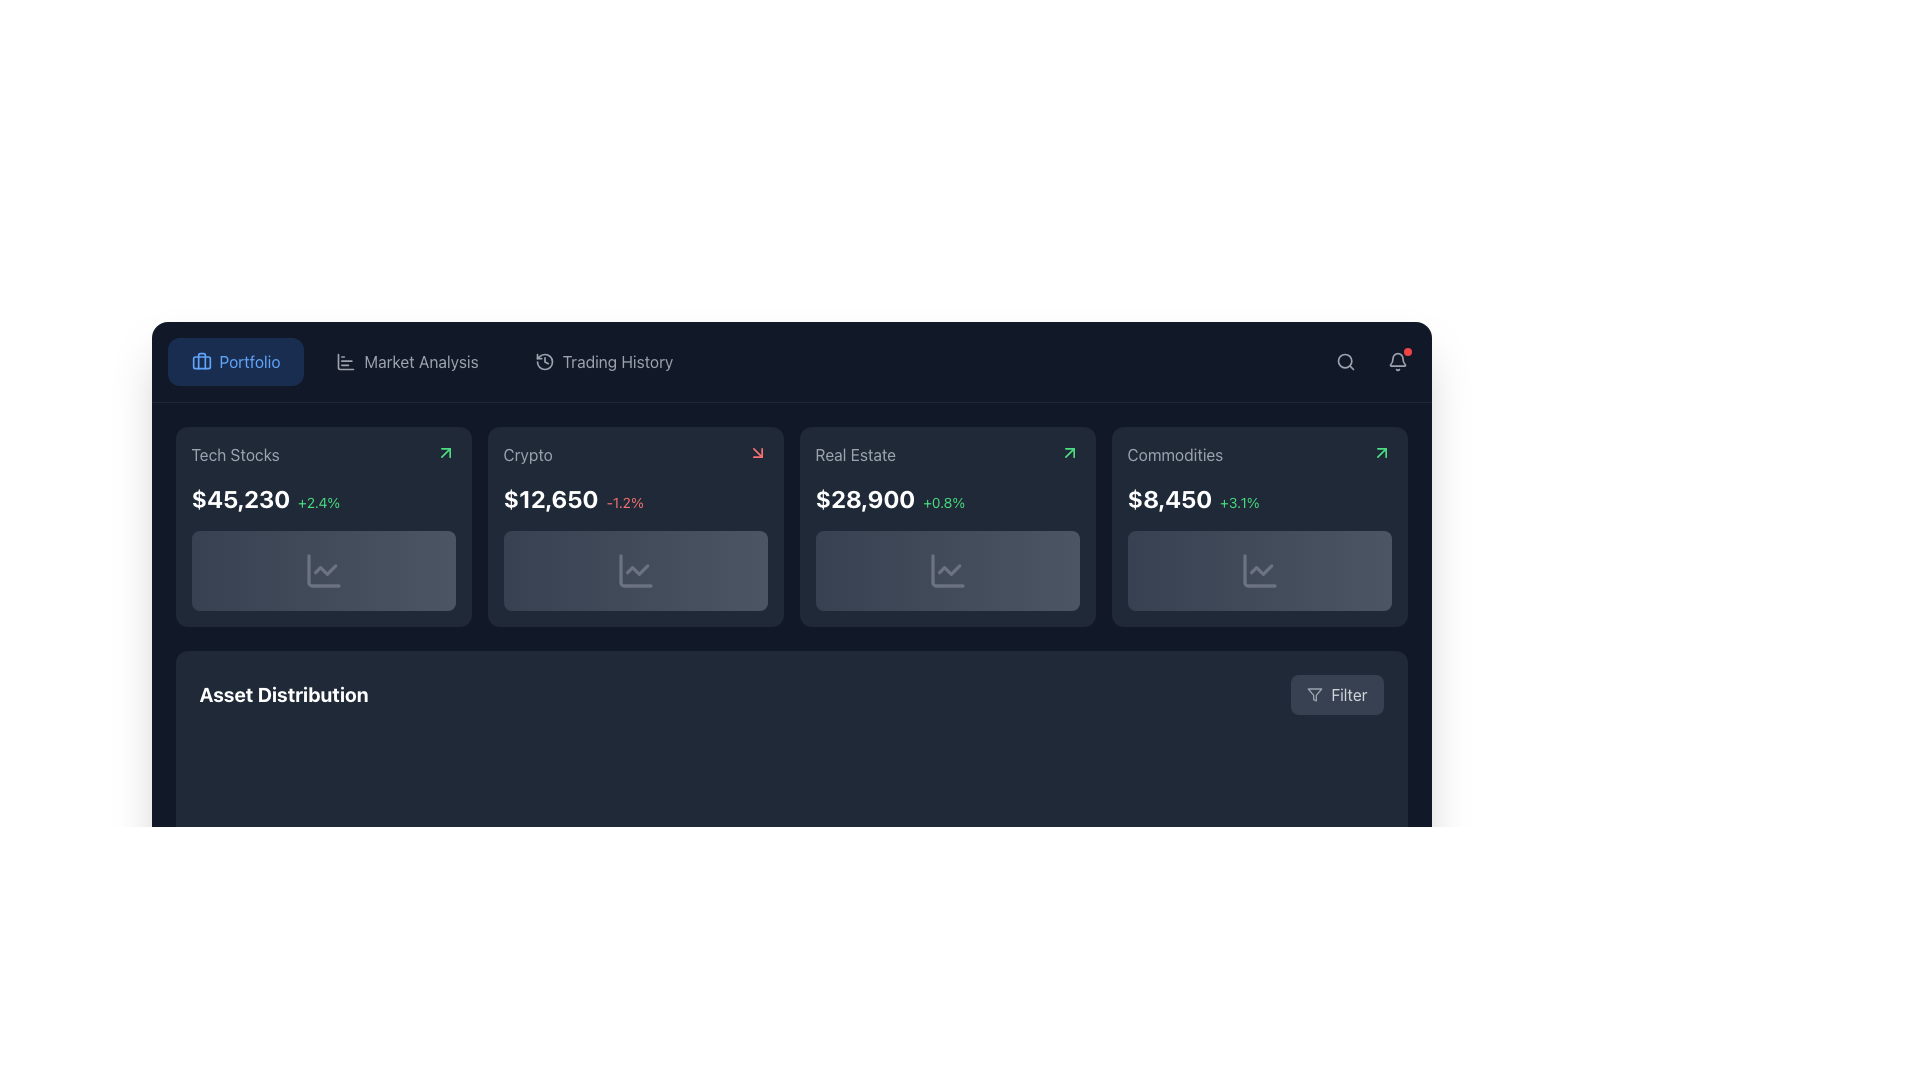 The height and width of the screenshot is (1080, 1920). I want to click on the small filter icon represented by a downward-pointing triangular shape with a line crossing through it, located inside the 'Filter' button in the bottom-right corner of the interface to interact with the filter functionality, so click(1315, 693).